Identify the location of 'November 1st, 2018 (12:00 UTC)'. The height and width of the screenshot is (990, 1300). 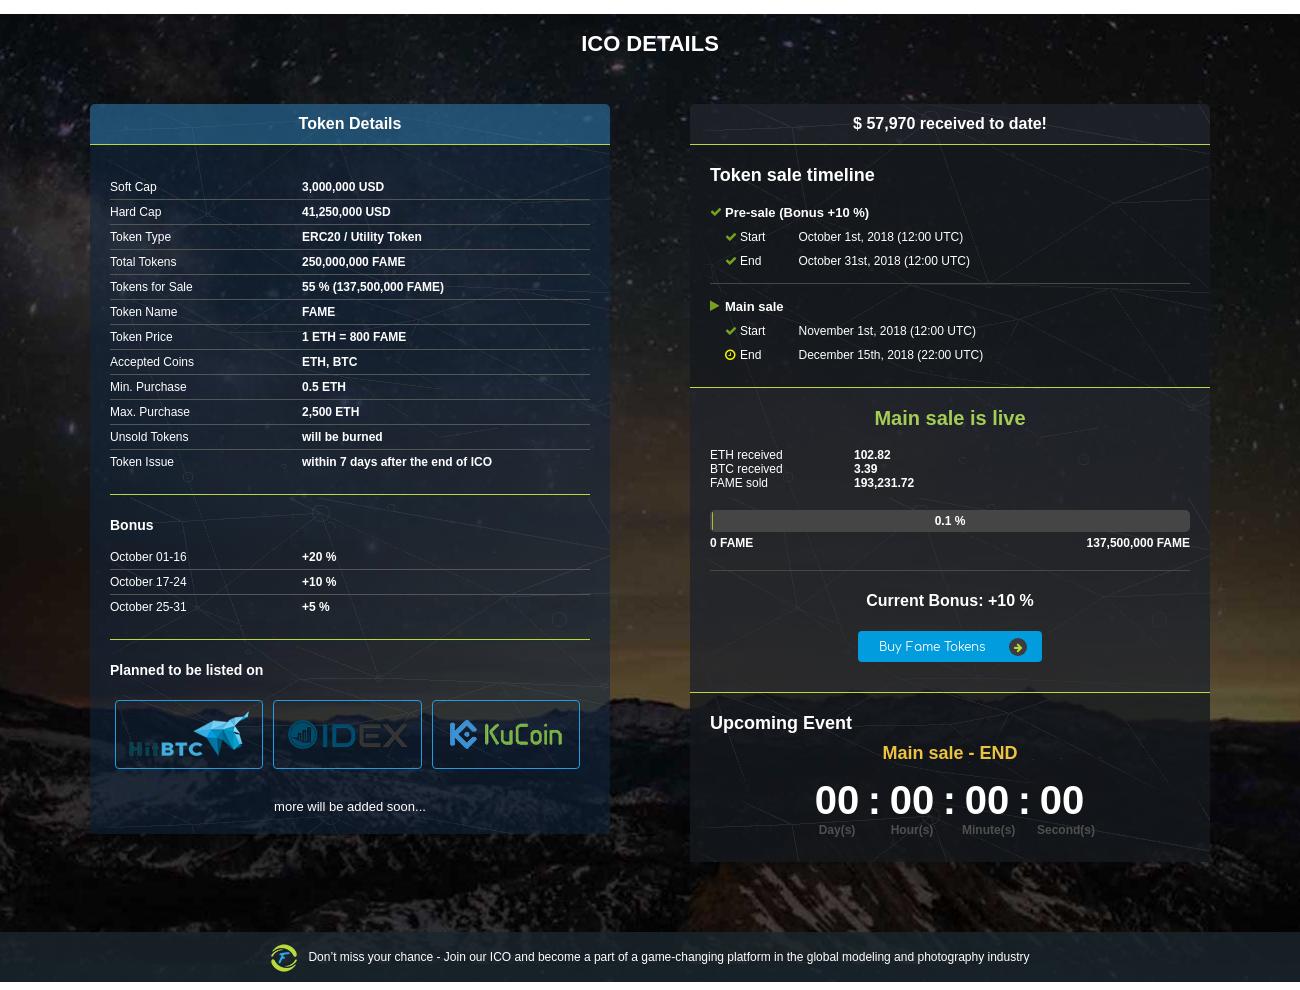
(885, 329).